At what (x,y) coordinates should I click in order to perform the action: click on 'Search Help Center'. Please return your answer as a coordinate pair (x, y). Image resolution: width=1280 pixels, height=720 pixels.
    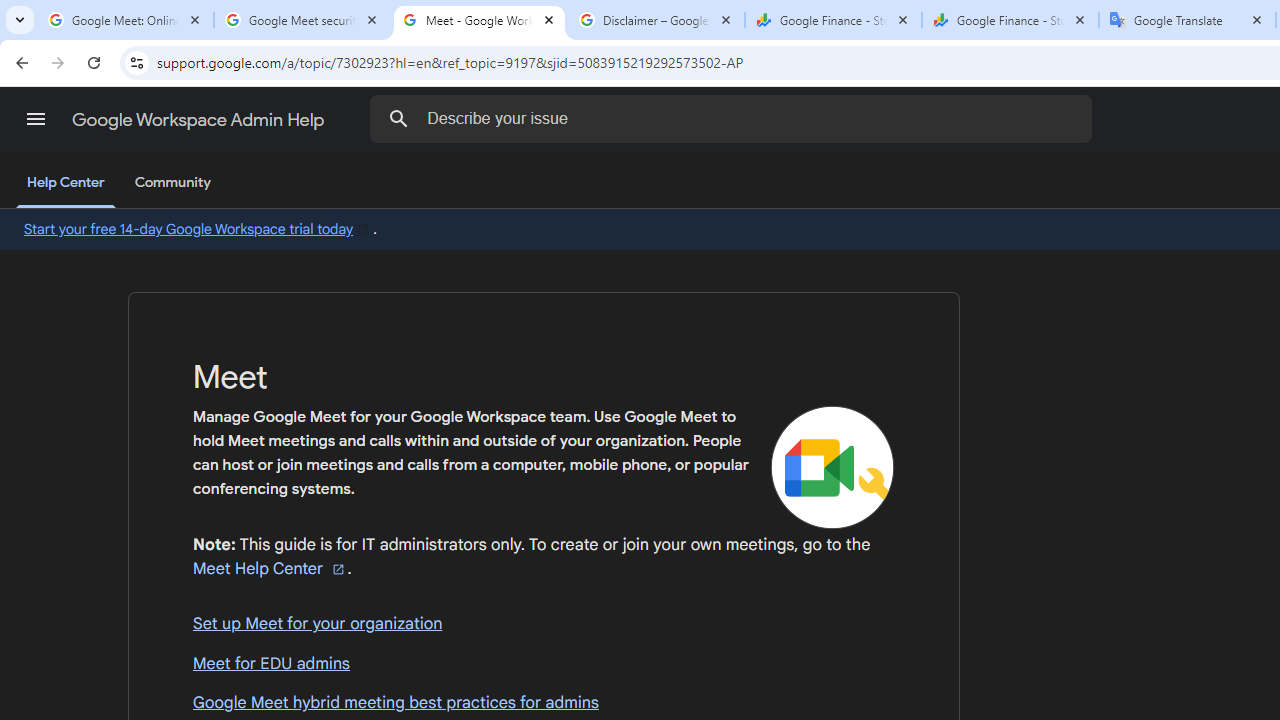
    Looking at the image, I should click on (399, 118).